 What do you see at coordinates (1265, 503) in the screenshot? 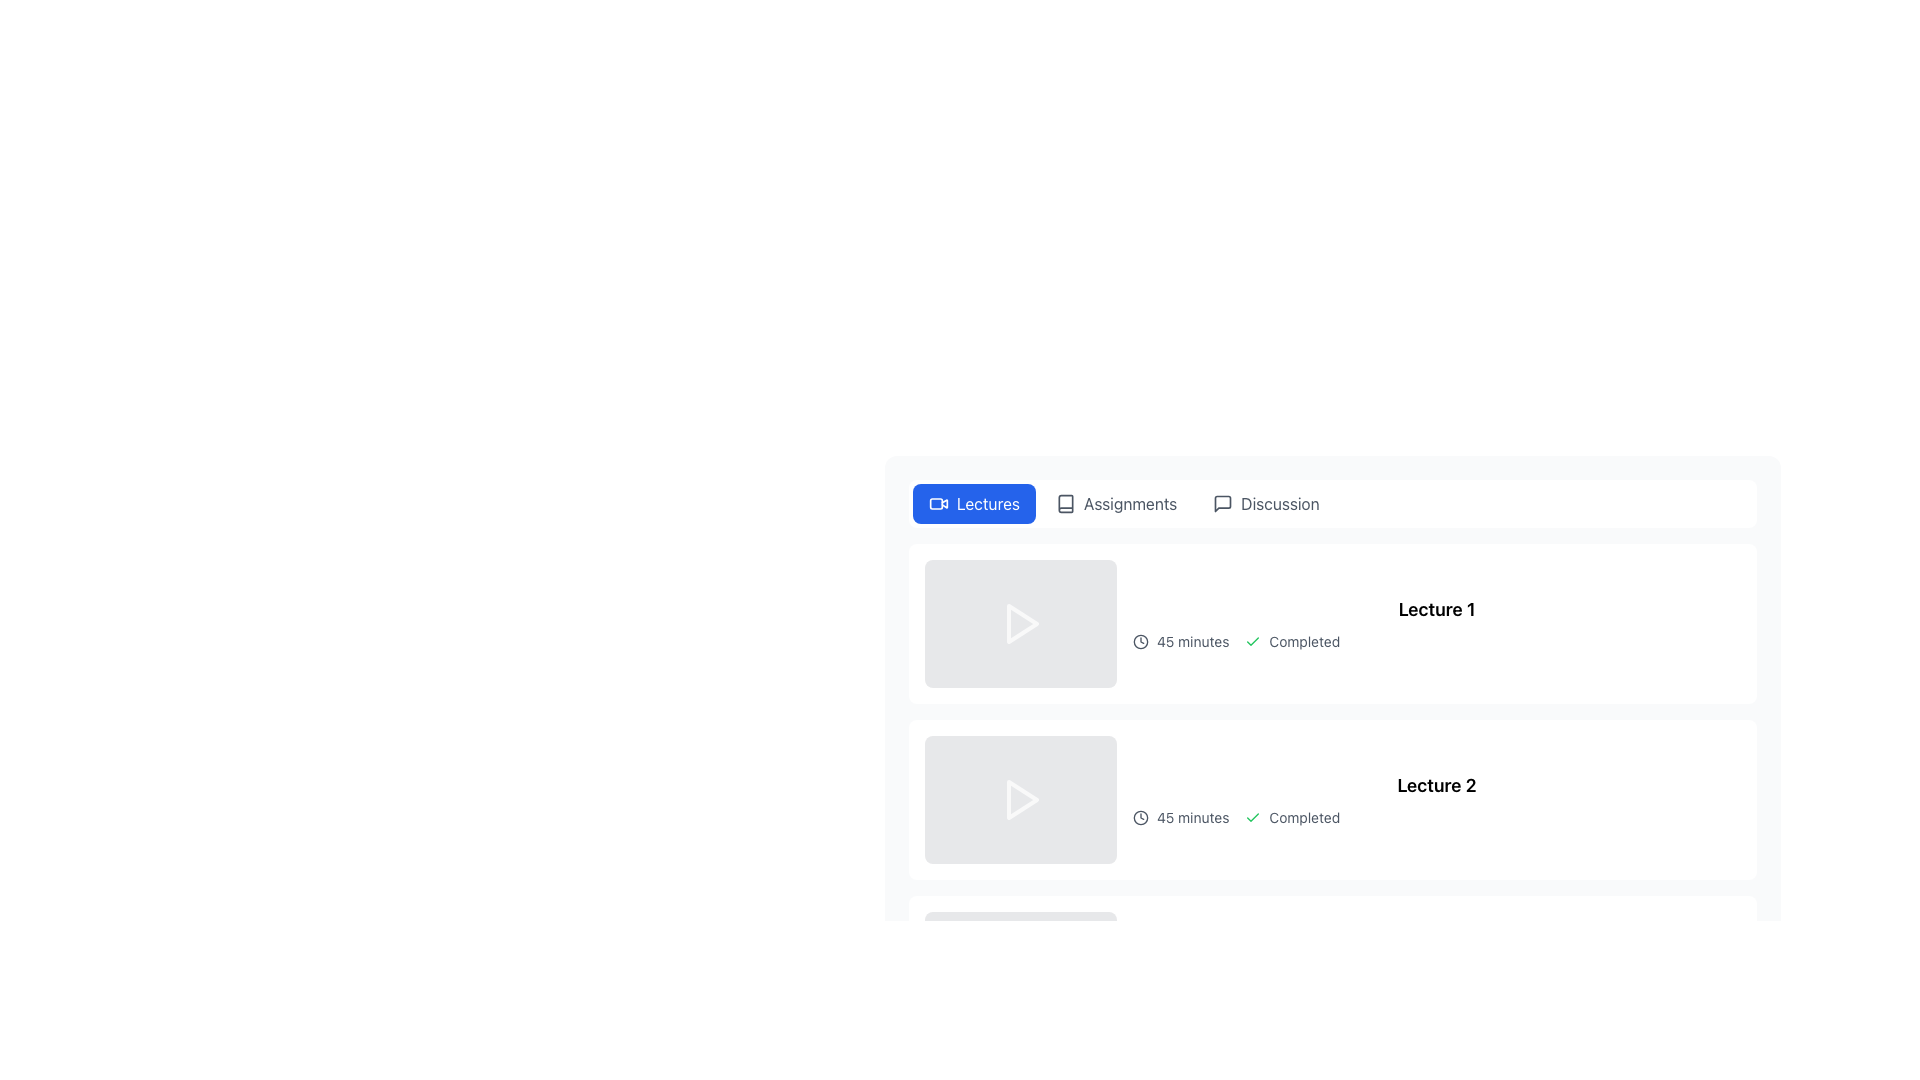
I see `the 'Discussion' button located in the horizontal navigation row` at bounding box center [1265, 503].